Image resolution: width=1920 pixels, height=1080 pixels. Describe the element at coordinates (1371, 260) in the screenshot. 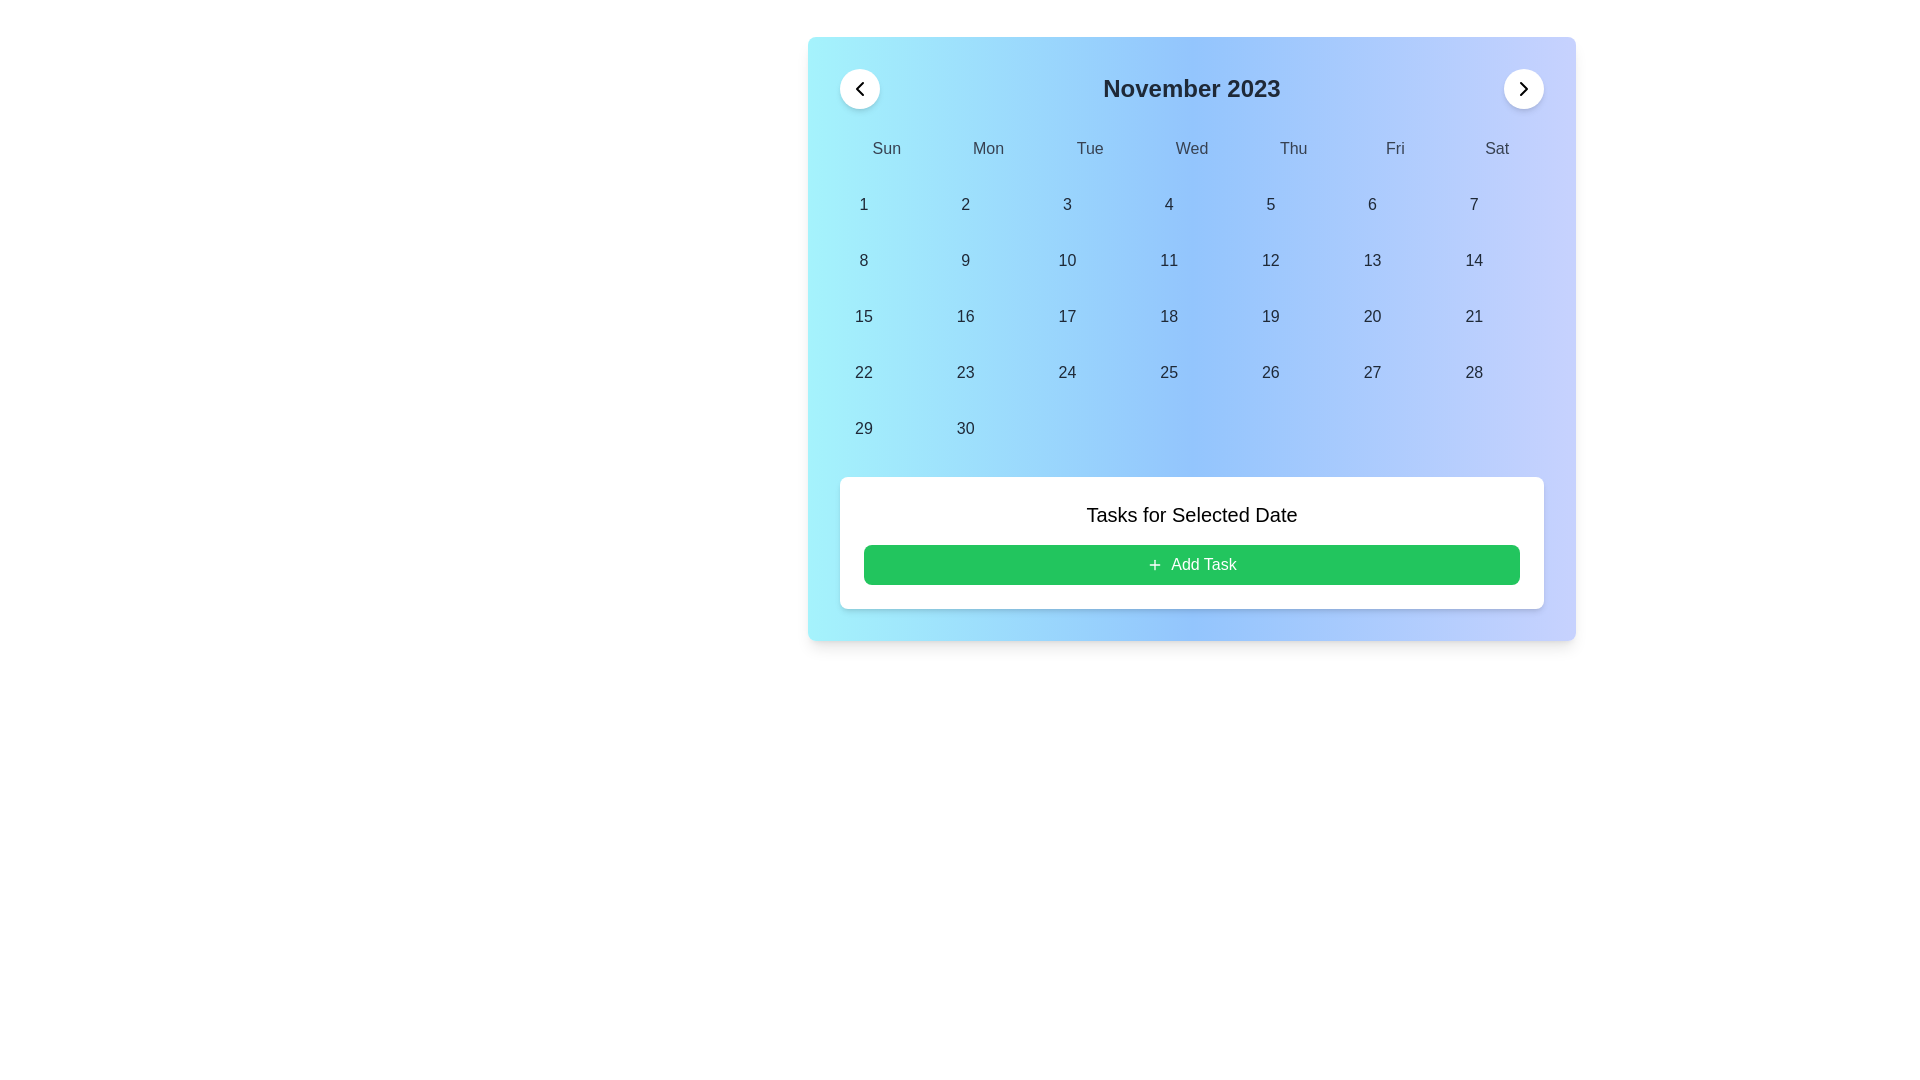

I see `the button representing the 13th day of the month in the calendar interface, located in the seventh column and second row, to trigger the hover effect` at that location.